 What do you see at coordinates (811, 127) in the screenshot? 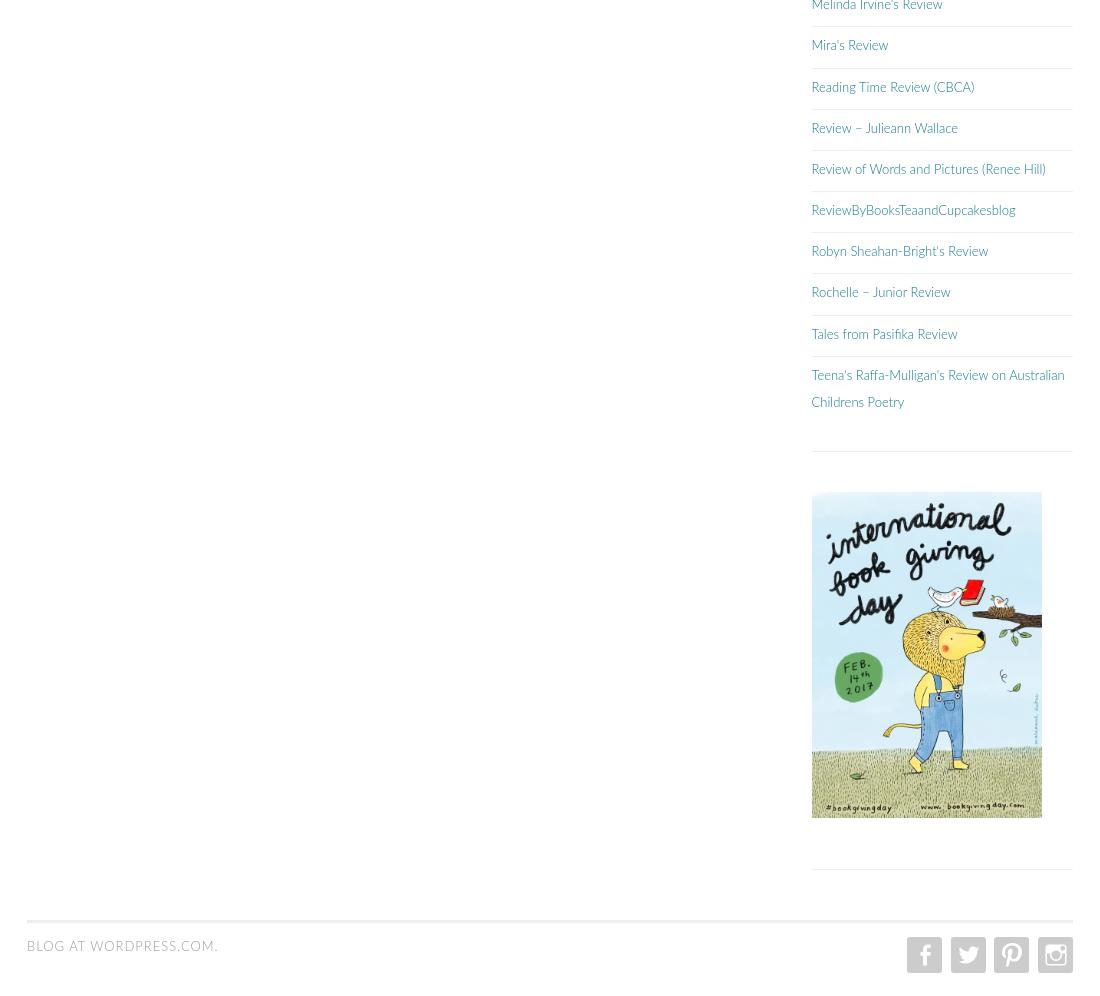
I see `'Review – Julieann Wallace'` at bounding box center [811, 127].